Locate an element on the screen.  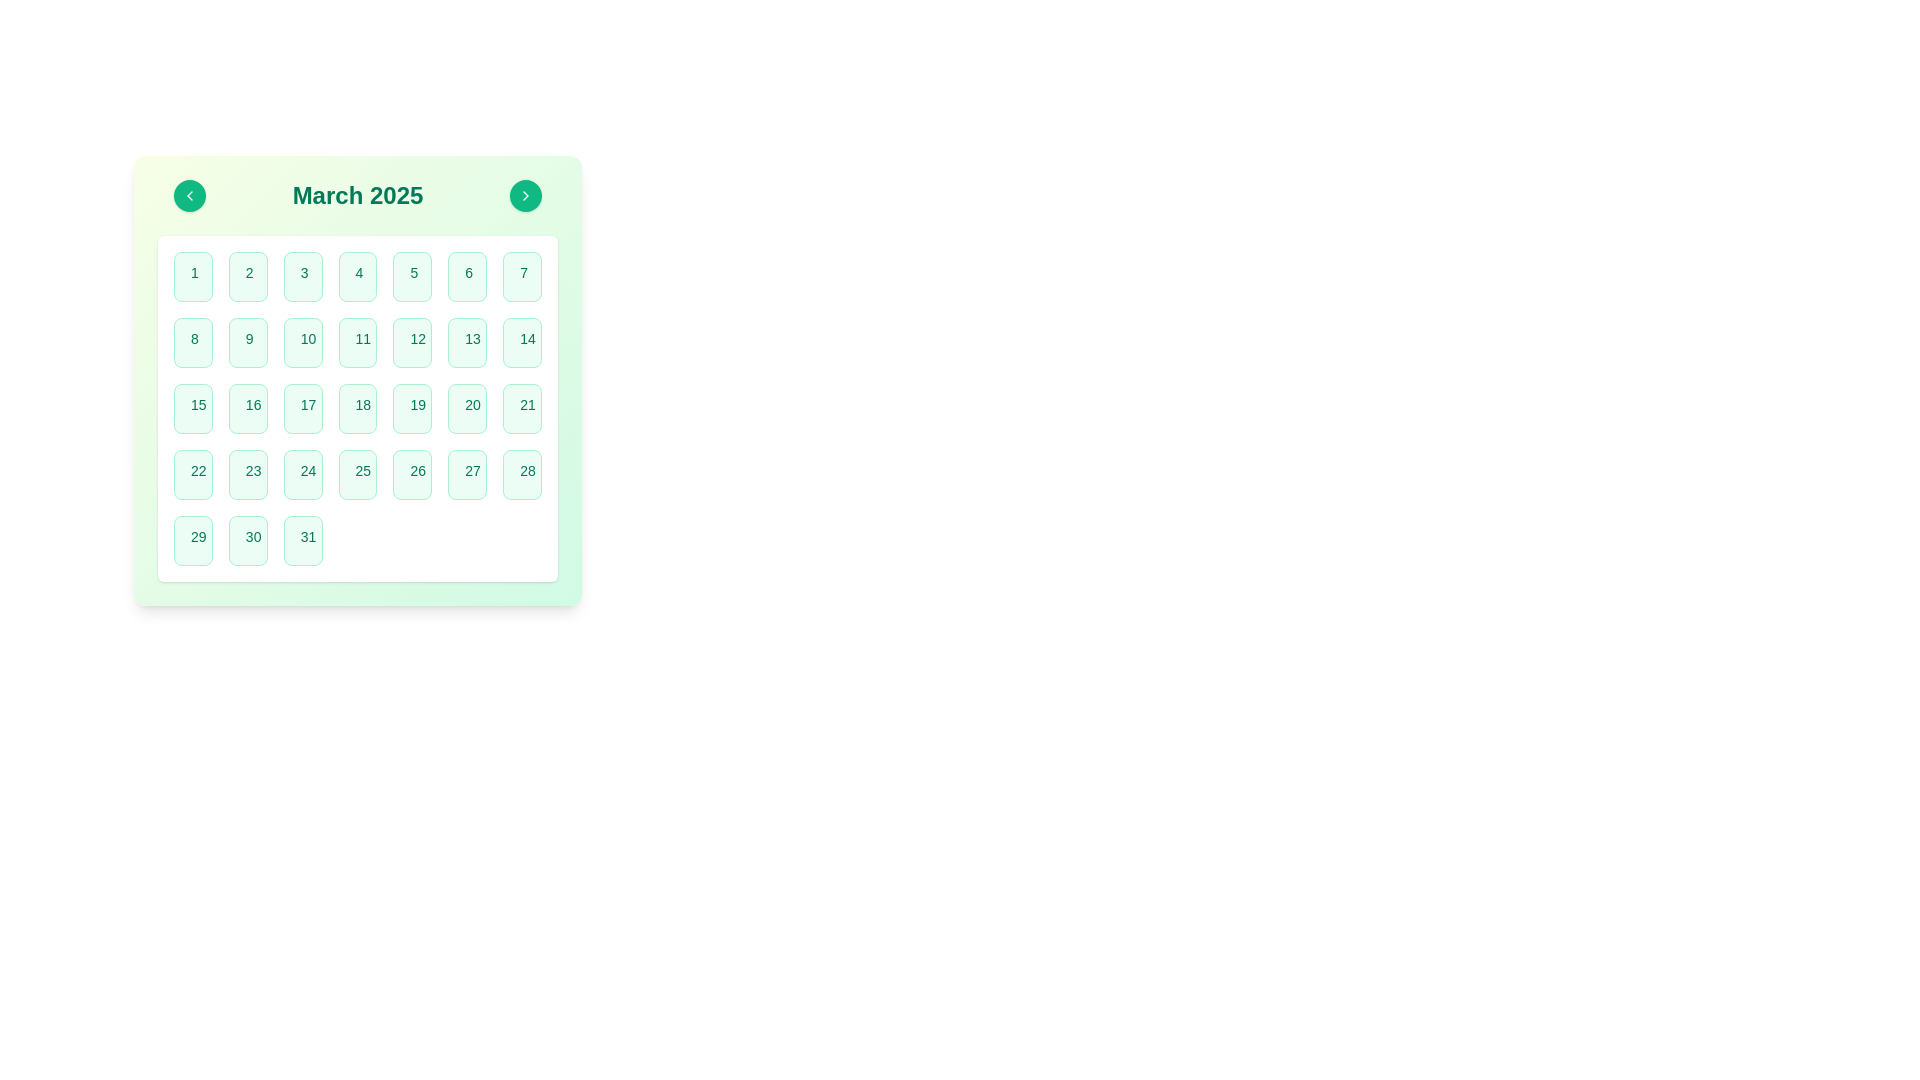
the Calendar date cell representing March 16, 2025, for keyboard navigation is located at coordinates (247, 407).